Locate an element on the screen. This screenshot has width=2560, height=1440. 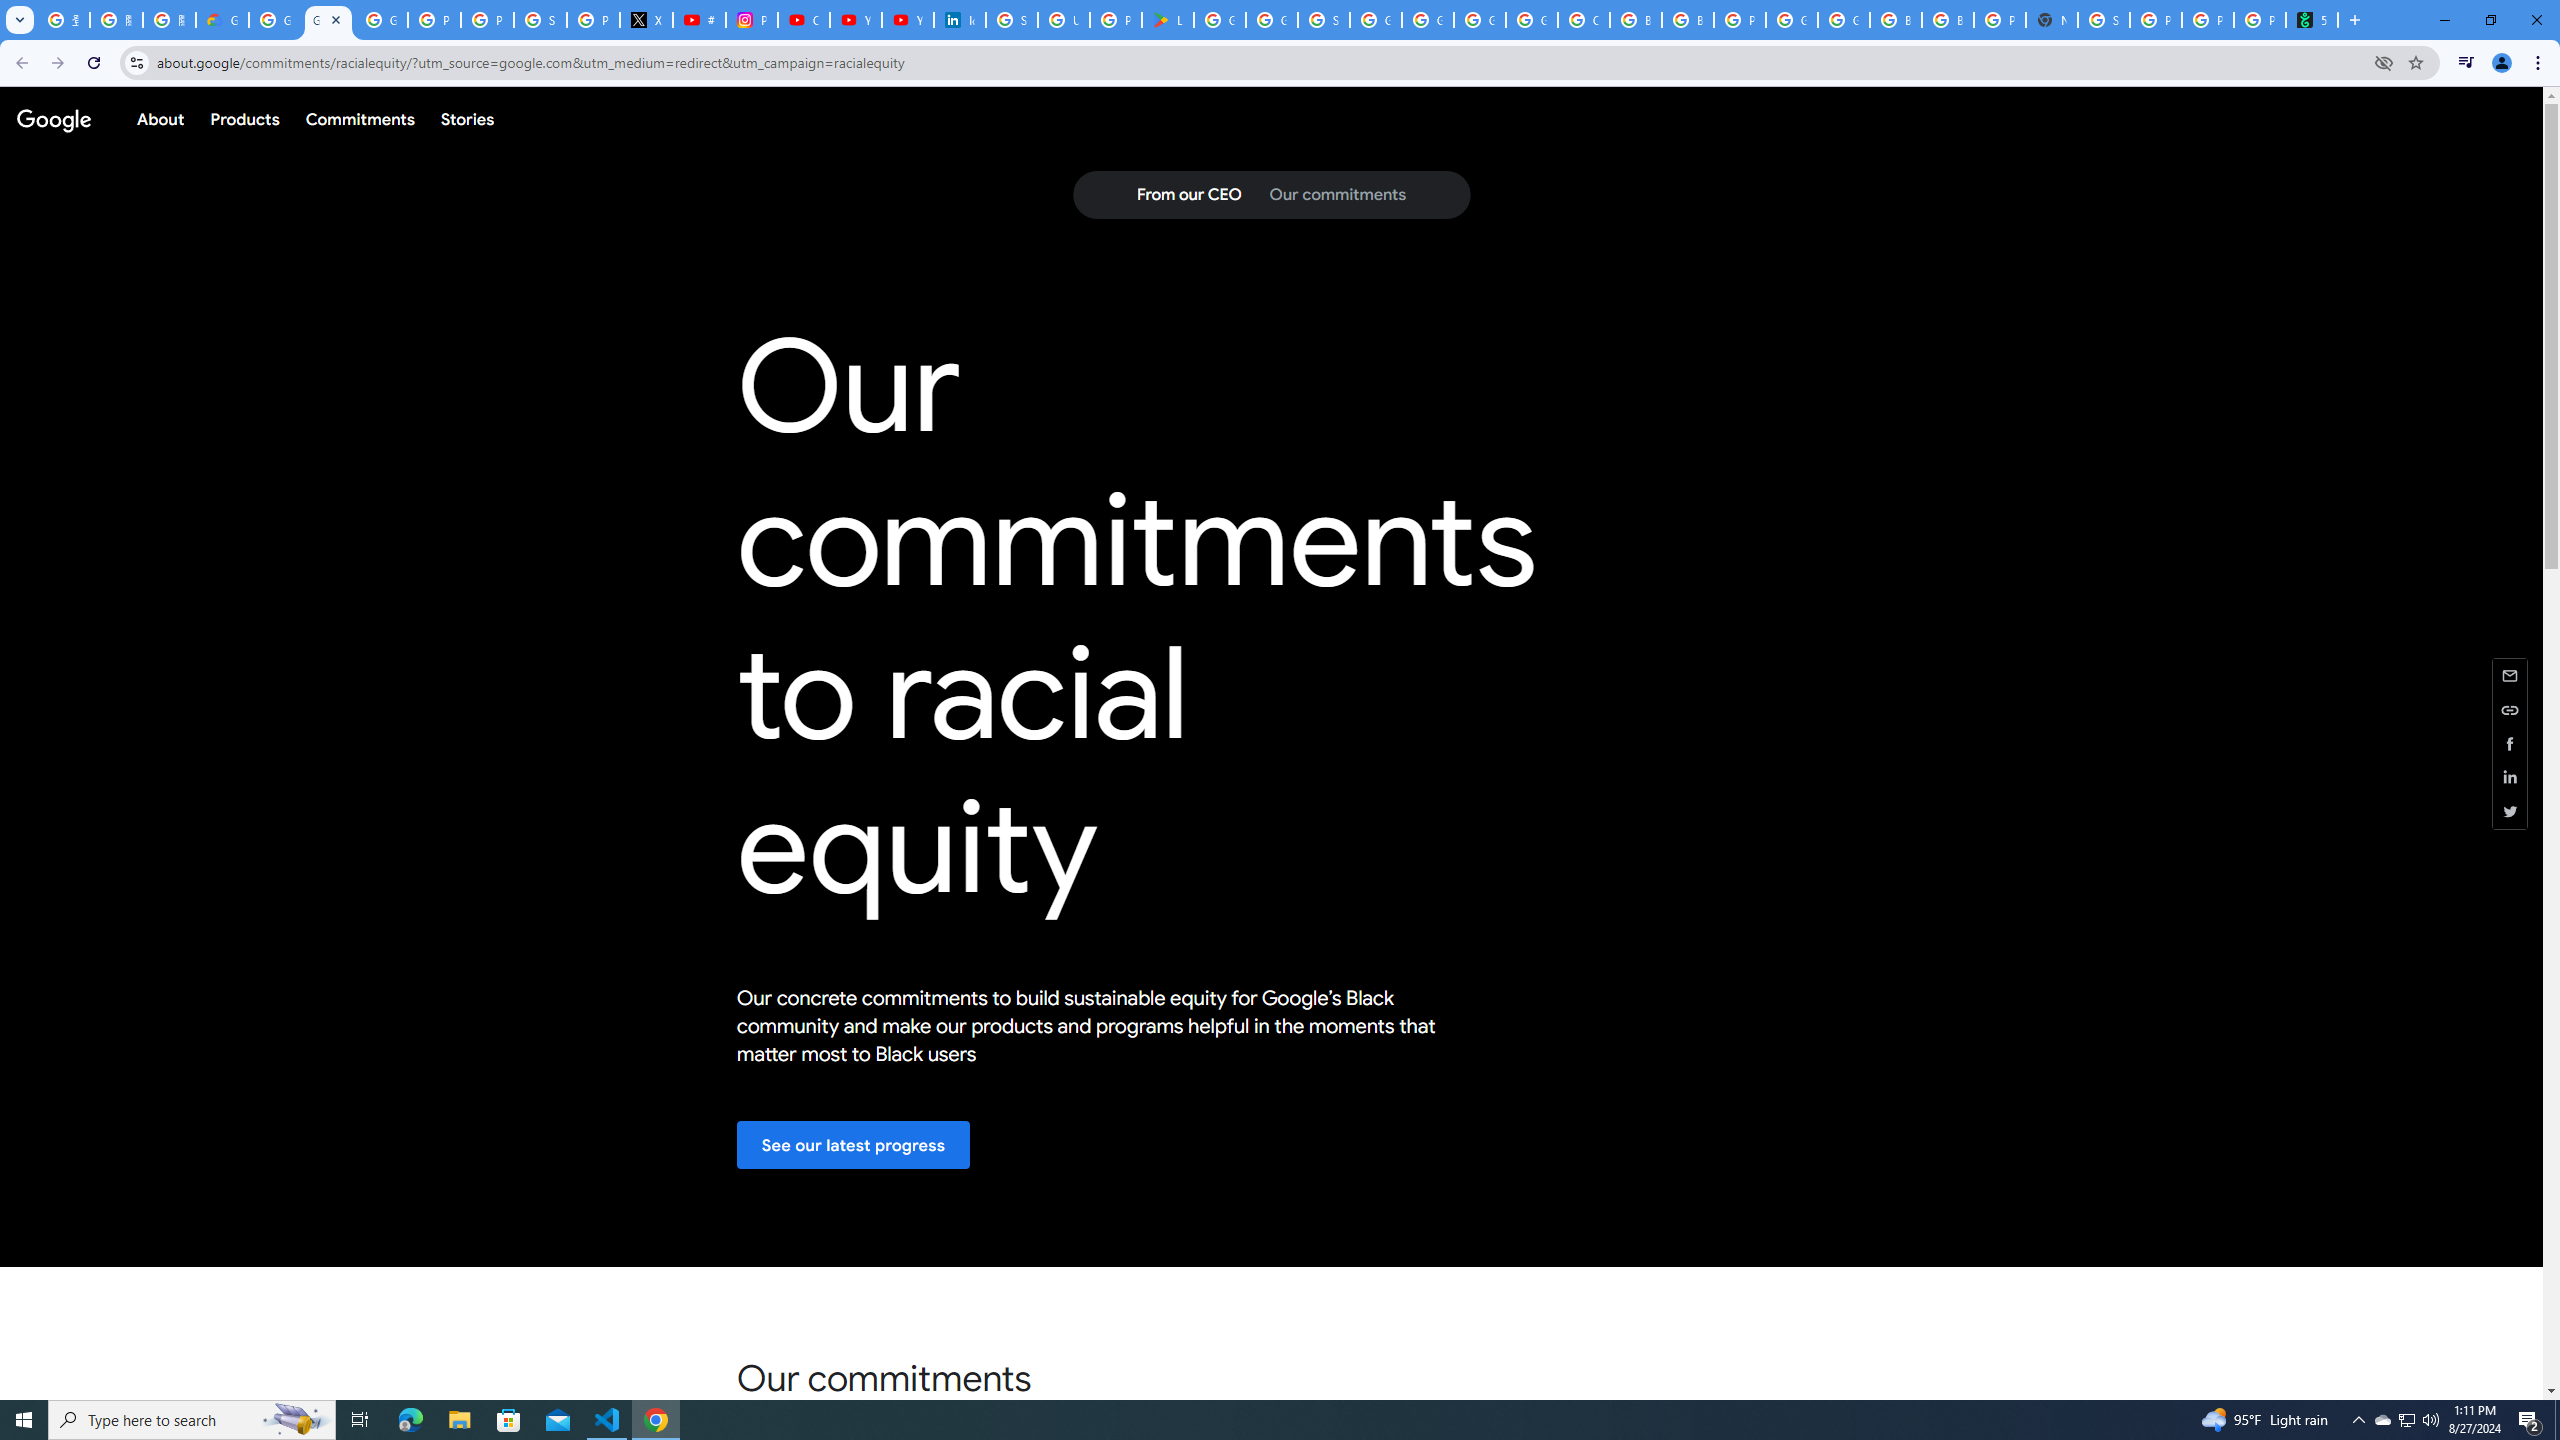
'Control your music, videos, and more' is located at coordinates (2466, 62).